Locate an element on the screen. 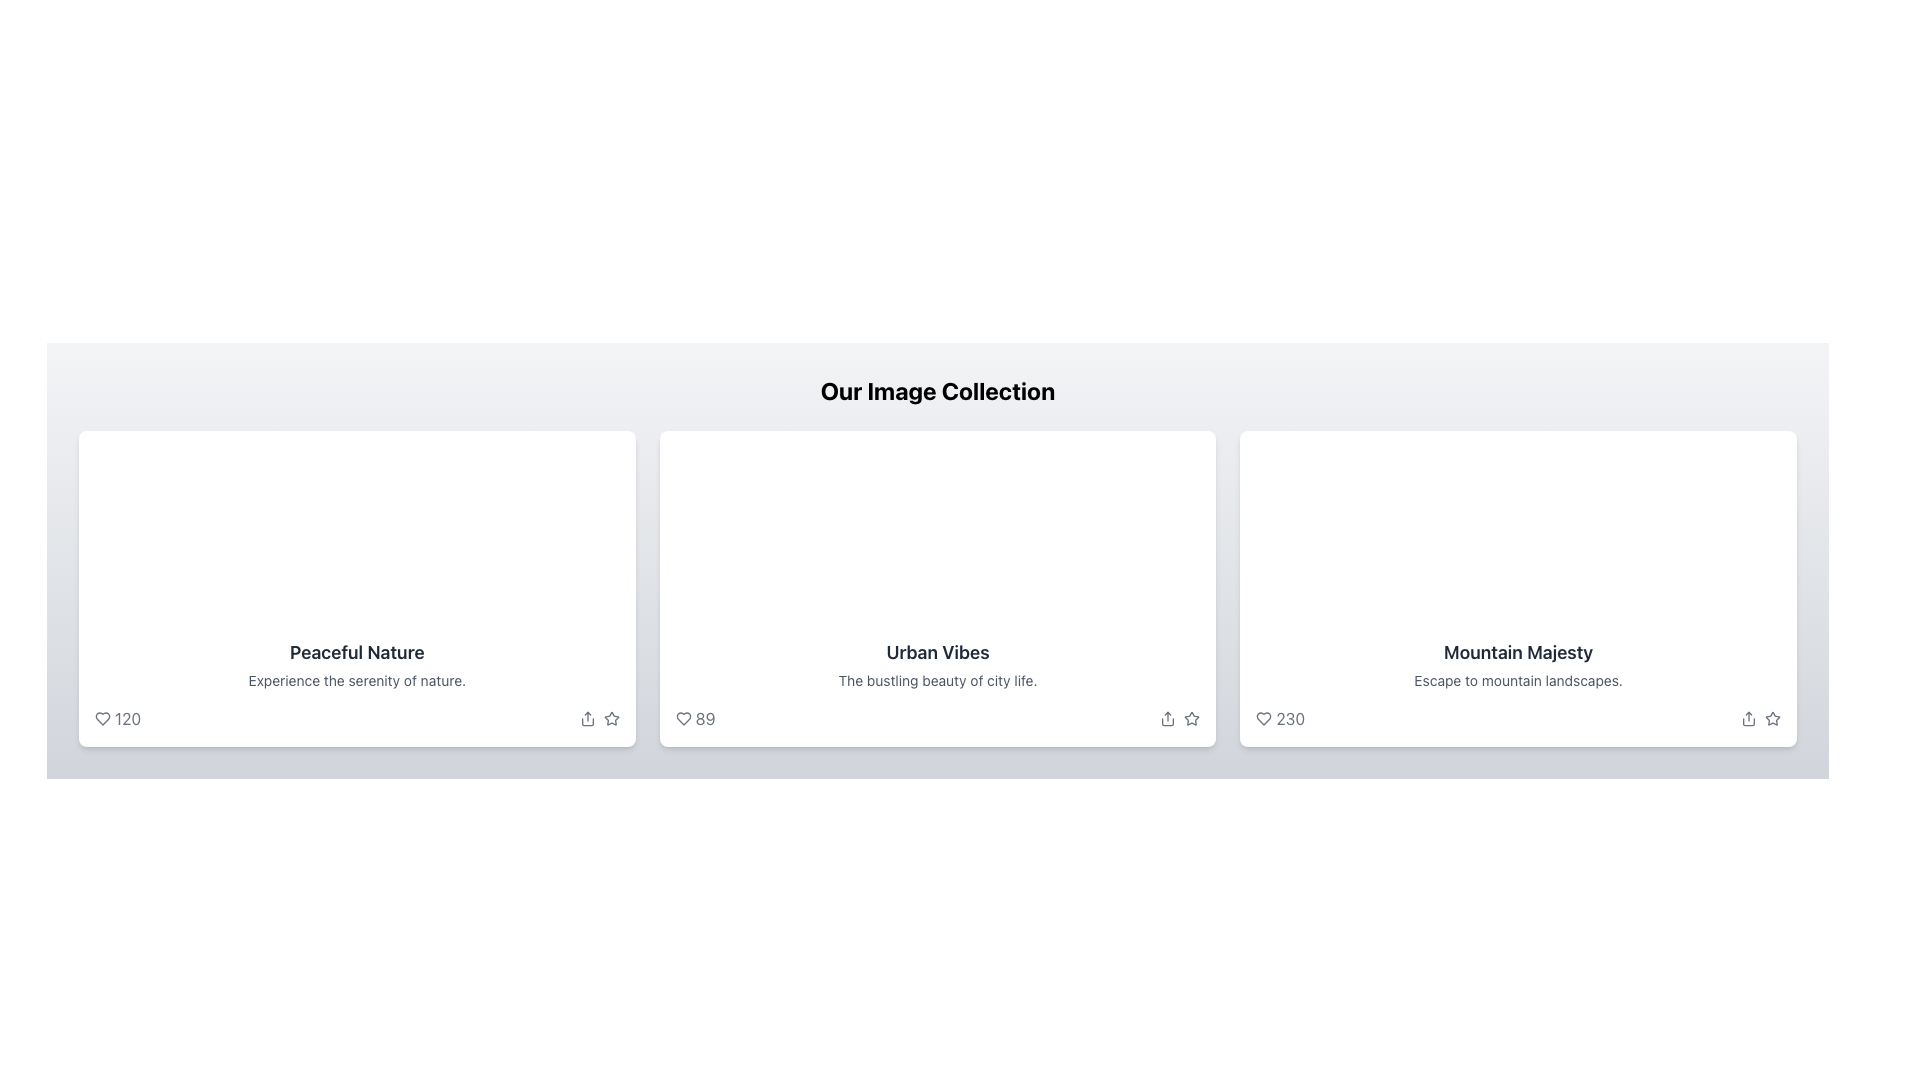 Image resolution: width=1920 pixels, height=1080 pixels. the heart-shaped icon located to the left of the number '89' under the 'Urban Vibes' section is located at coordinates (683, 717).